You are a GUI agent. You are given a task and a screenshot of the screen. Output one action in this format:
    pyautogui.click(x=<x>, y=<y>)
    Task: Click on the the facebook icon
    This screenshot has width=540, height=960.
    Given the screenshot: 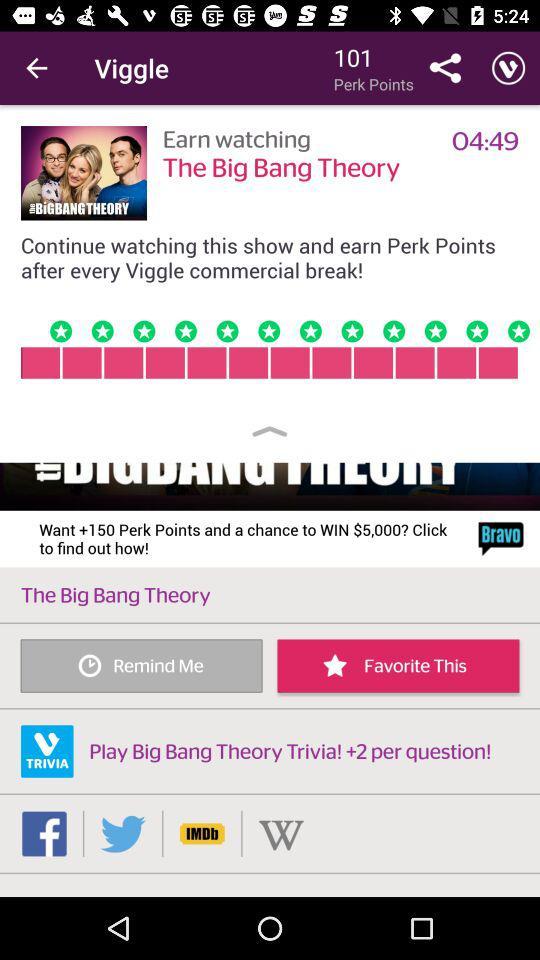 What is the action you would take?
    pyautogui.click(x=44, y=833)
    